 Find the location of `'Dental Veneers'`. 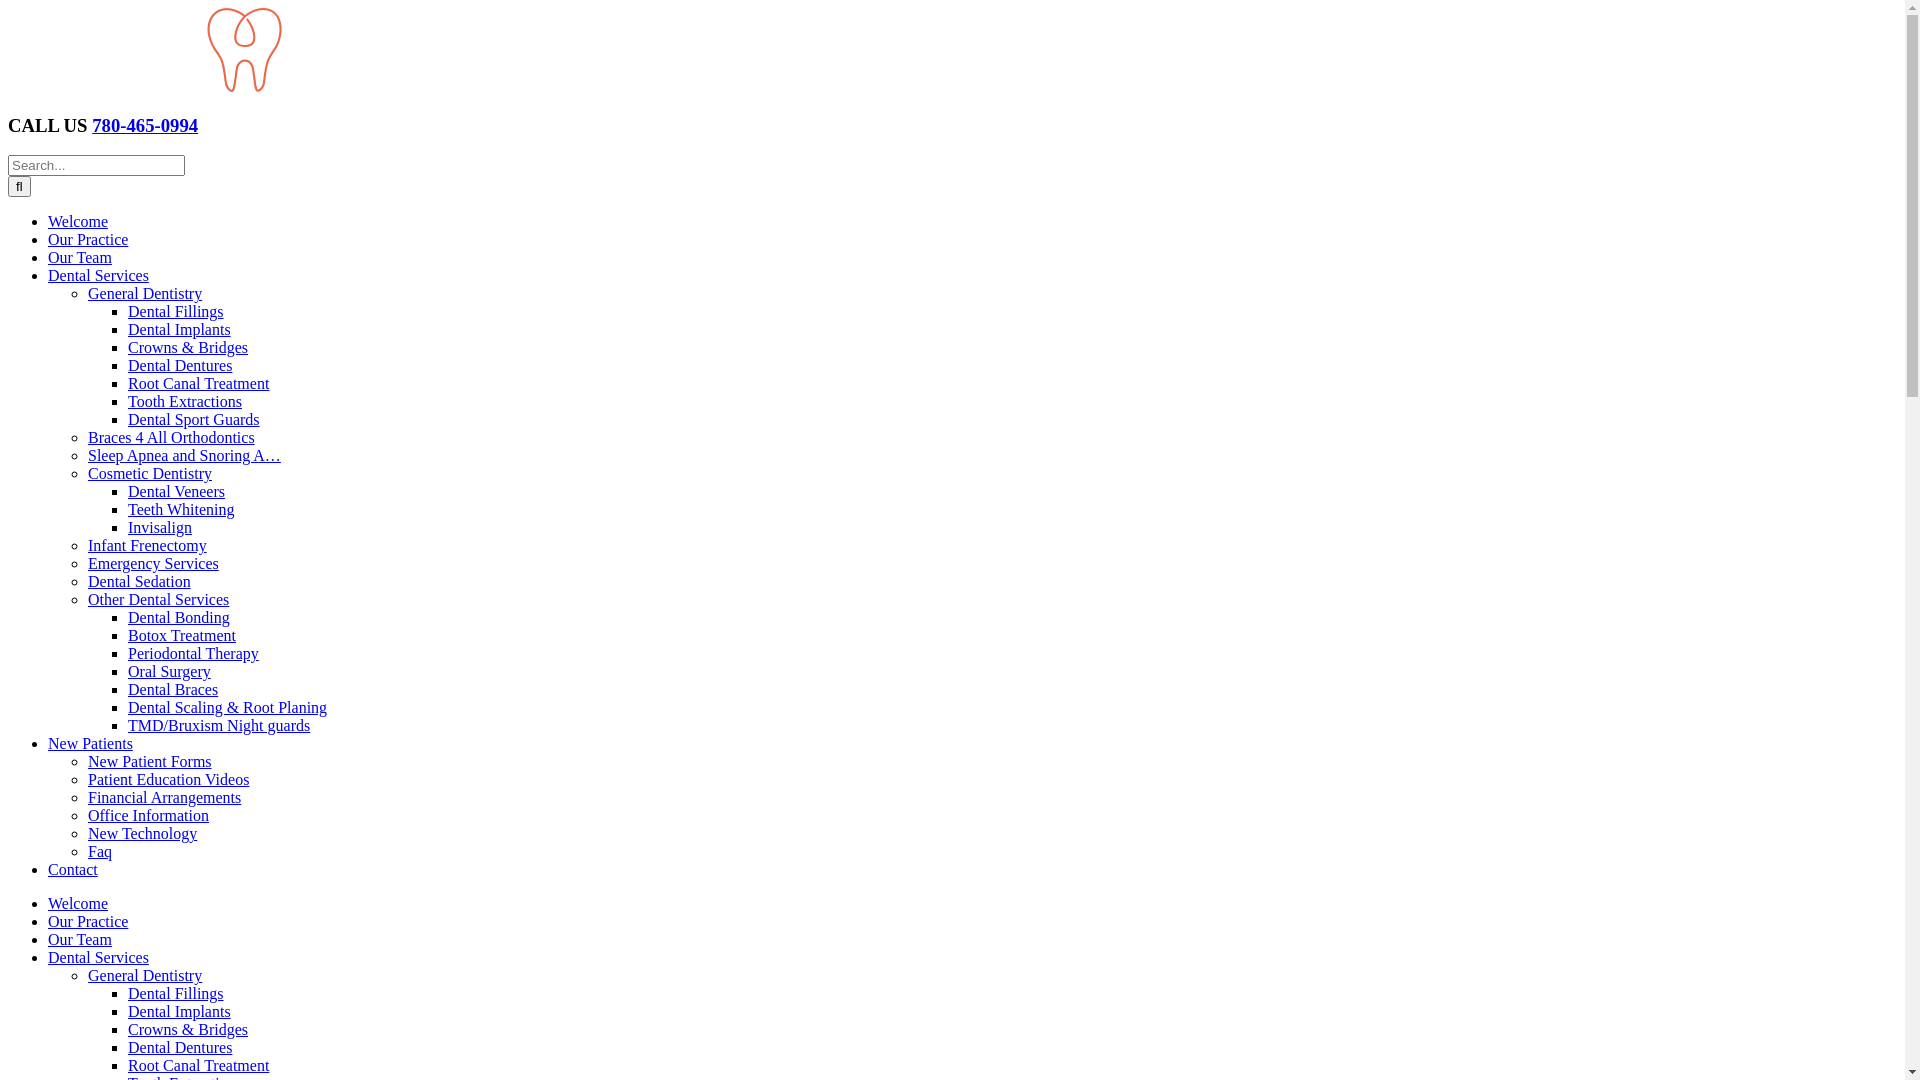

'Dental Veneers' is located at coordinates (176, 491).